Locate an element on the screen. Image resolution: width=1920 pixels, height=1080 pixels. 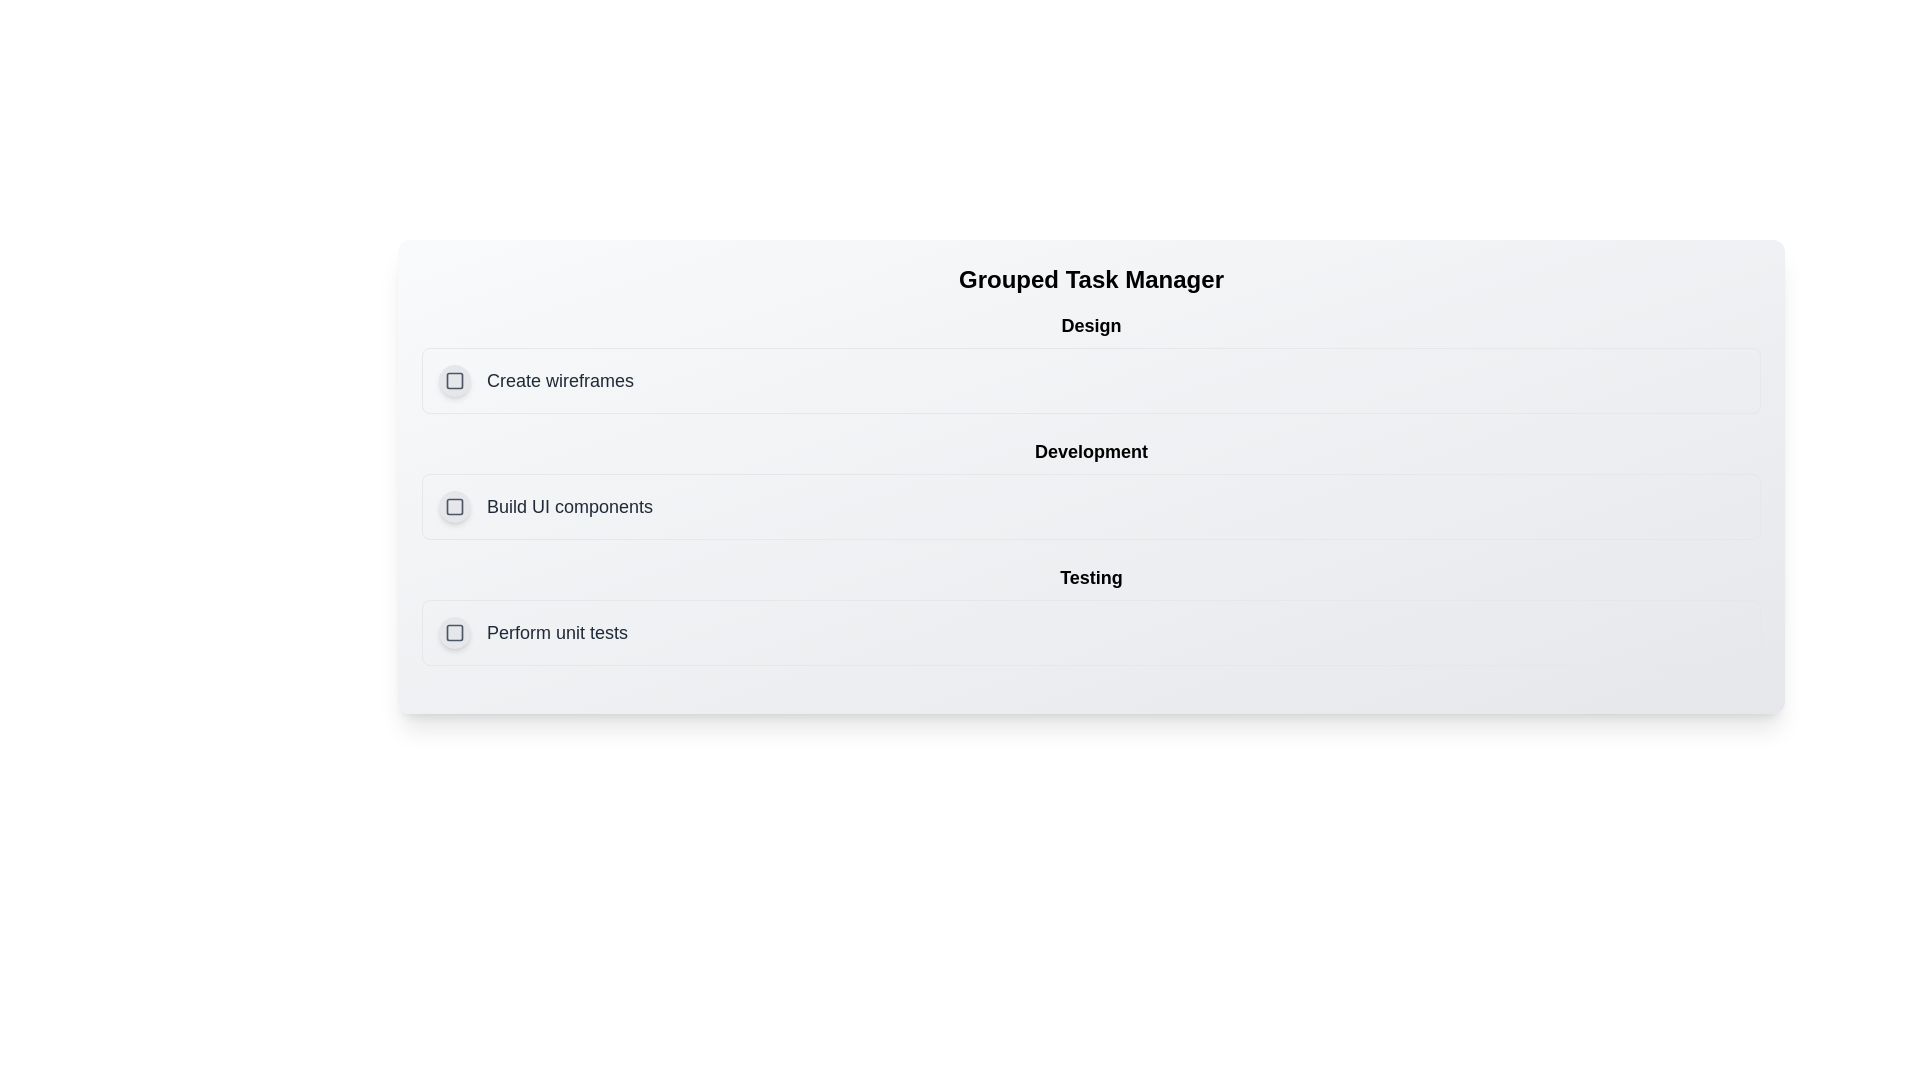
the Checkbox indicator located to the left of the 'Create wireframes' list item in the 'Design' section is located at coordinates (454, 381).